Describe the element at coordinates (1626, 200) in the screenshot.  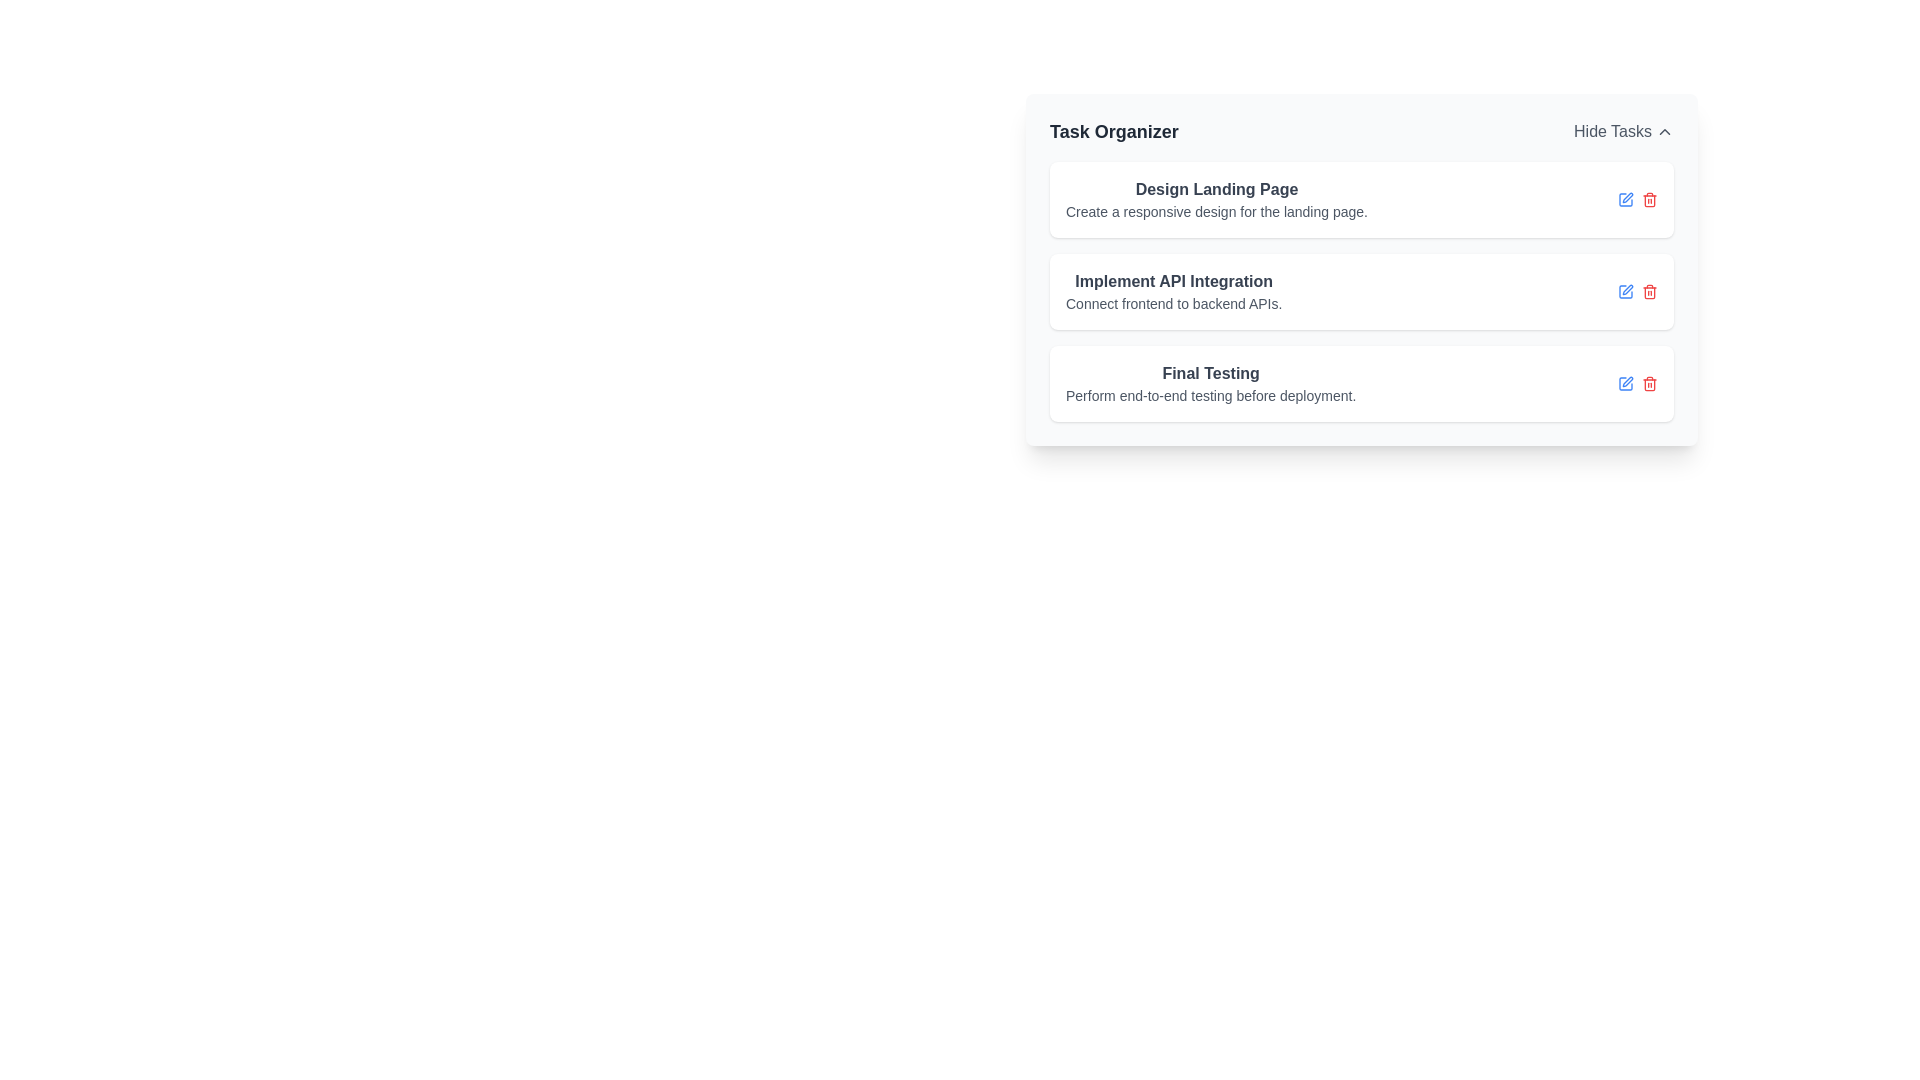
I see `the square icon located on the right side of the 'Design Landing Page' task row for icon-related functionality` at that location.